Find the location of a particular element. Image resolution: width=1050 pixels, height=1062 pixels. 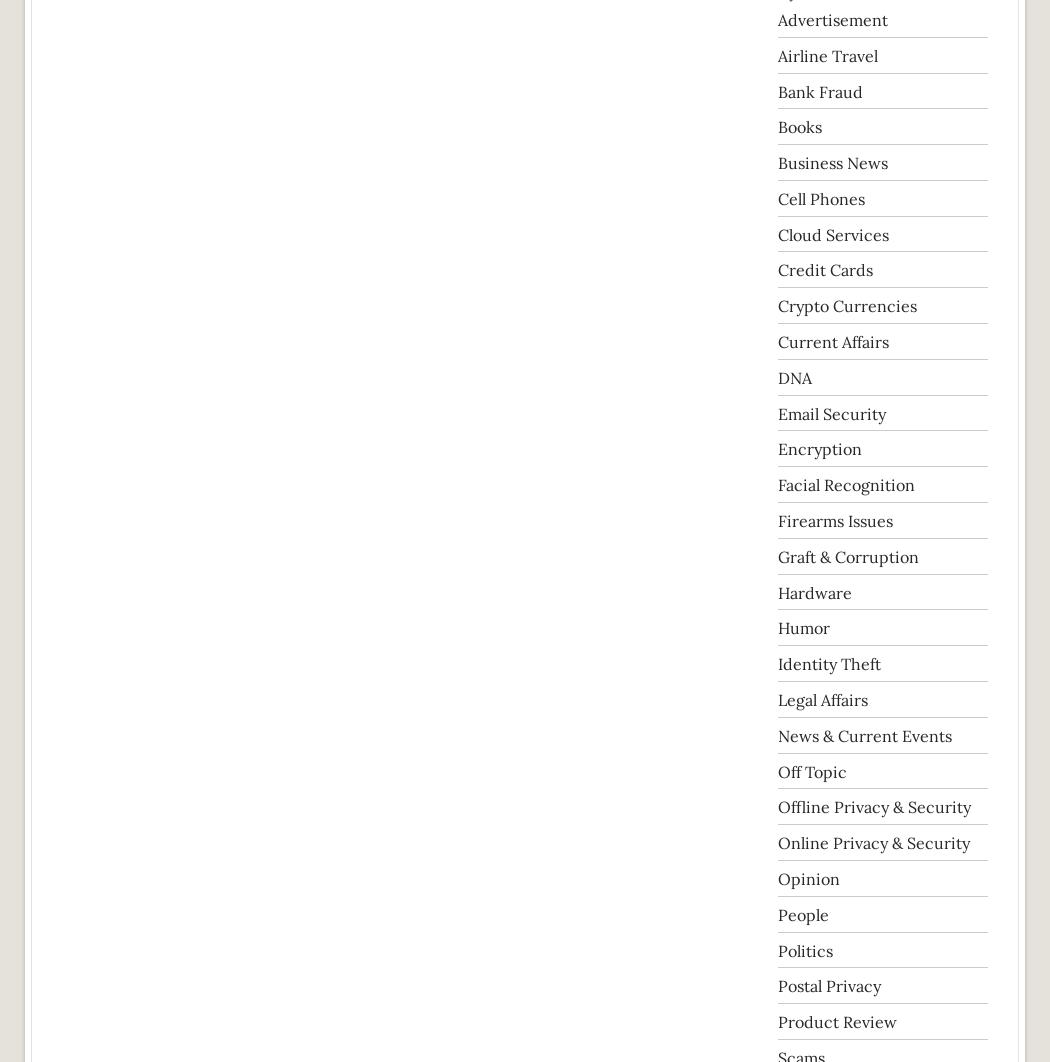

'Online Privacy & Security' is located at coordinates (873, 842).